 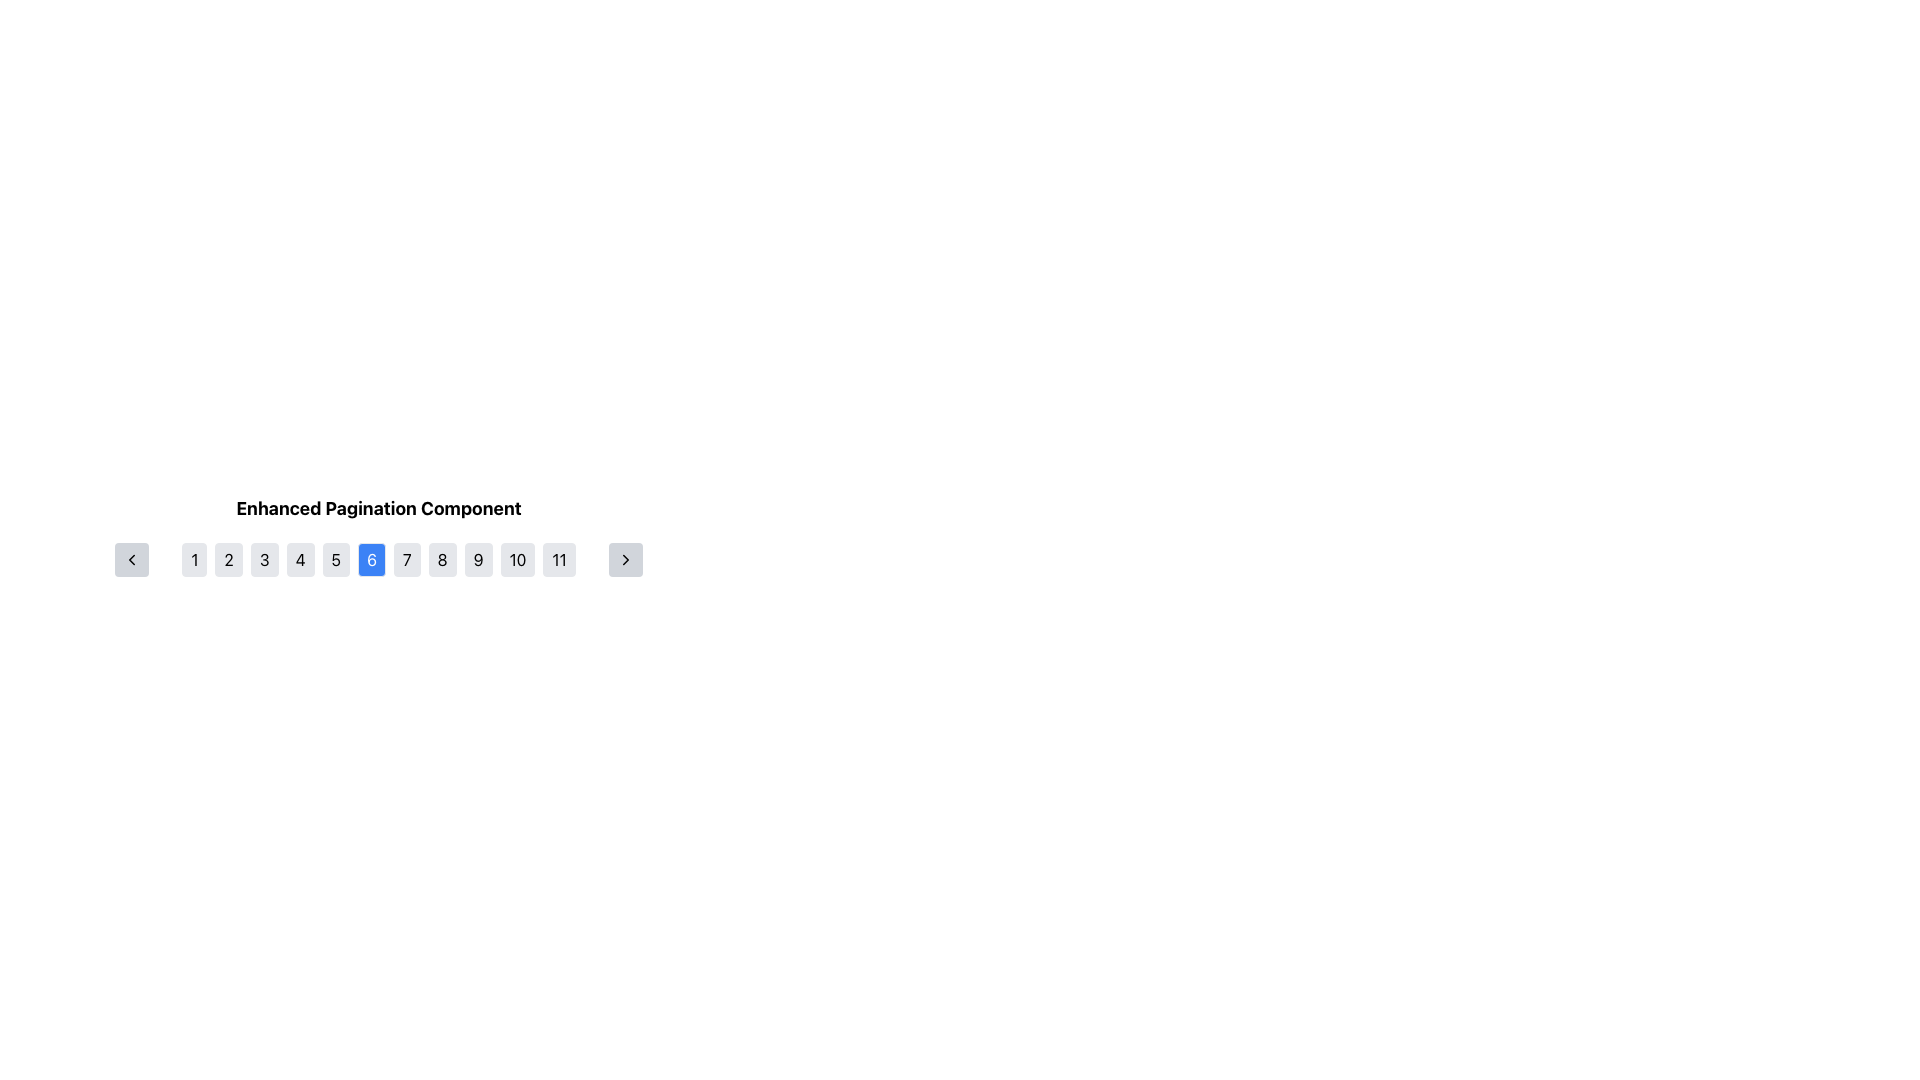 I want to click on the rectangular button labeled '8' with a gray background and rounded border, so click(x=441, y=559).